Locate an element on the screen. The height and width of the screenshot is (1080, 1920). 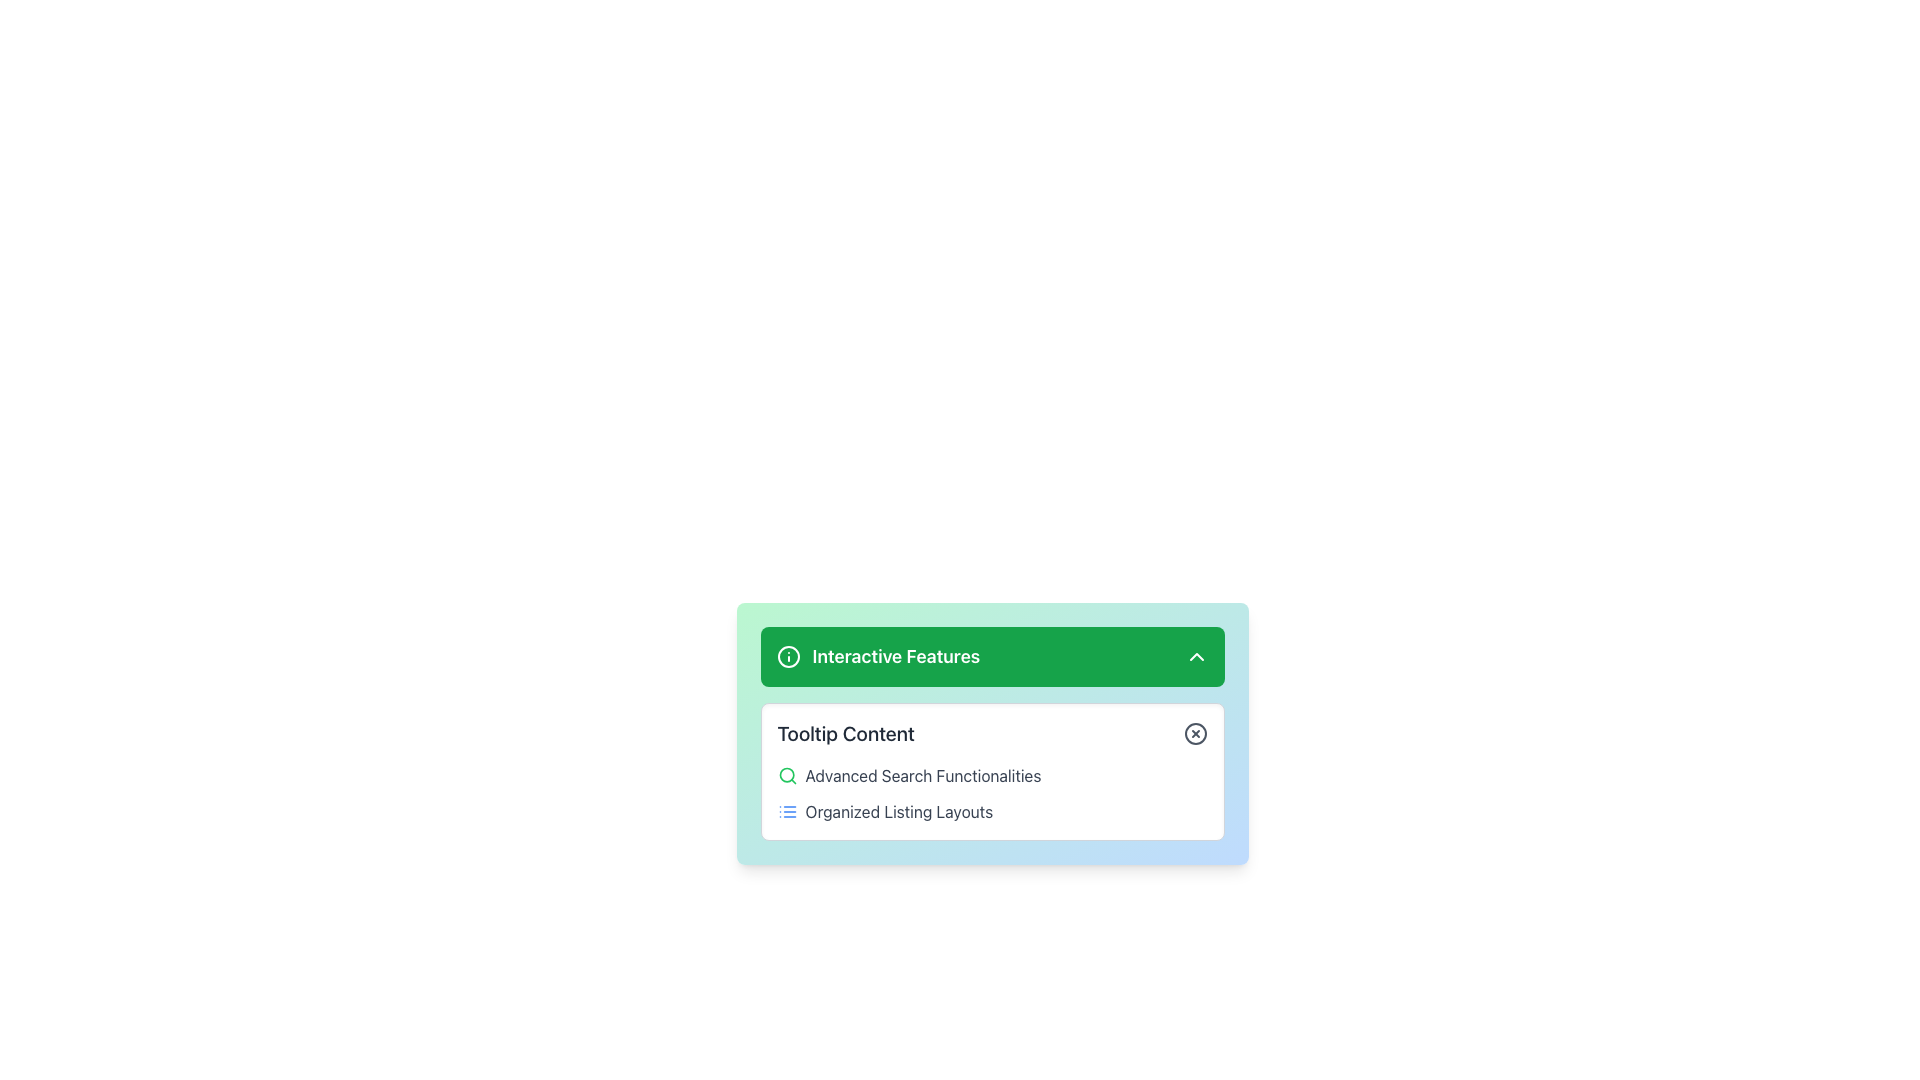
the informational icon symbol, which is a circle with an 'i' shape, located on a green background near the top-left corner of the 'Interactive Features' panel is located at coordinates (787, 656).